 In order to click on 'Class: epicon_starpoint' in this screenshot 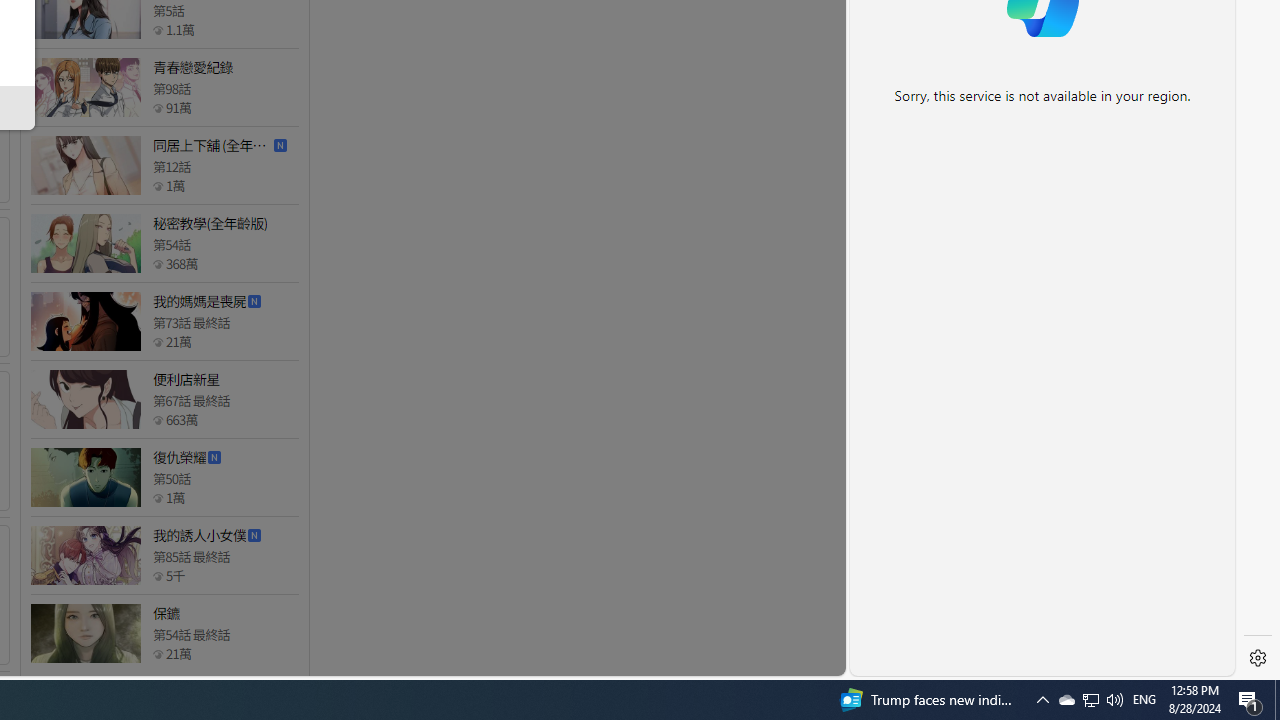, I will do `click(157, 653)`.